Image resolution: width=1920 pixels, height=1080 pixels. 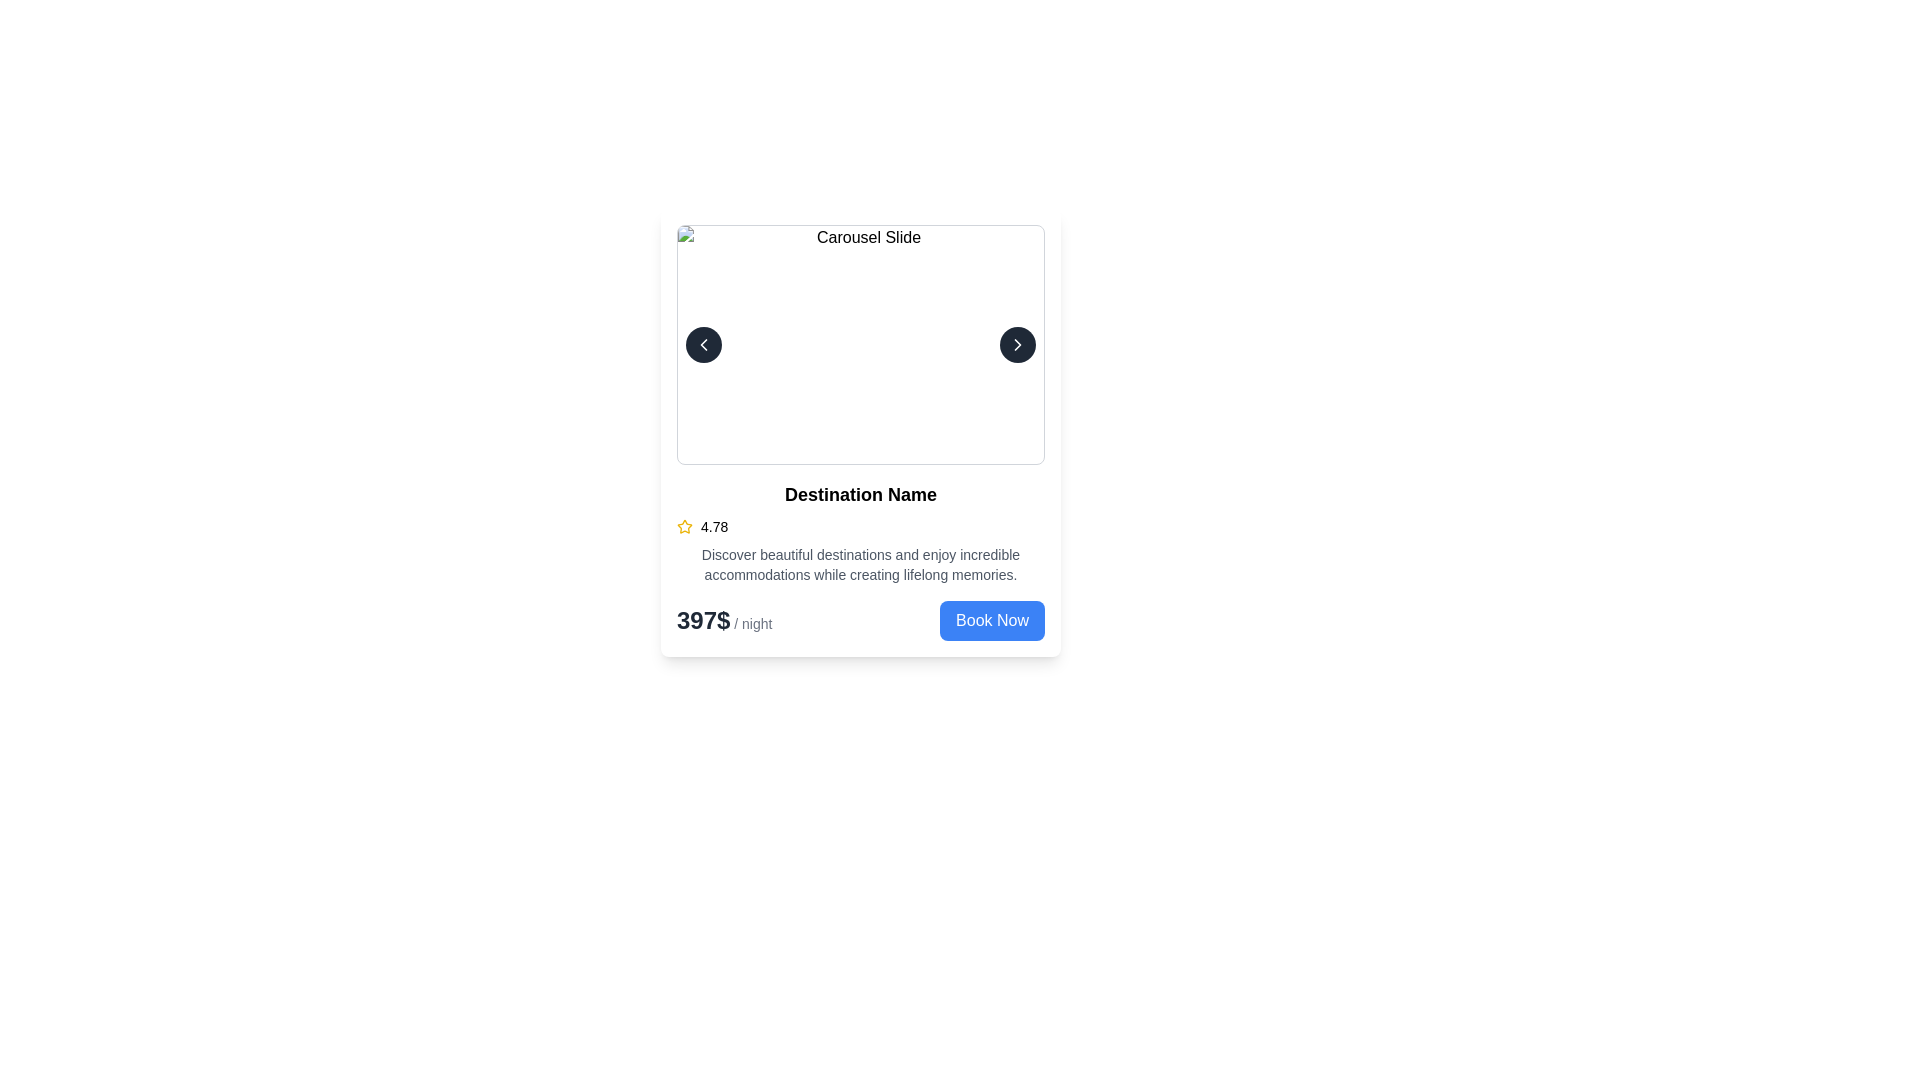 What do you see at coordinates (704, 343) in the screenshot?
I see `the circular button with a dark gray or black background and a white left-facing chevron icon` at bounding box center [704, 343].